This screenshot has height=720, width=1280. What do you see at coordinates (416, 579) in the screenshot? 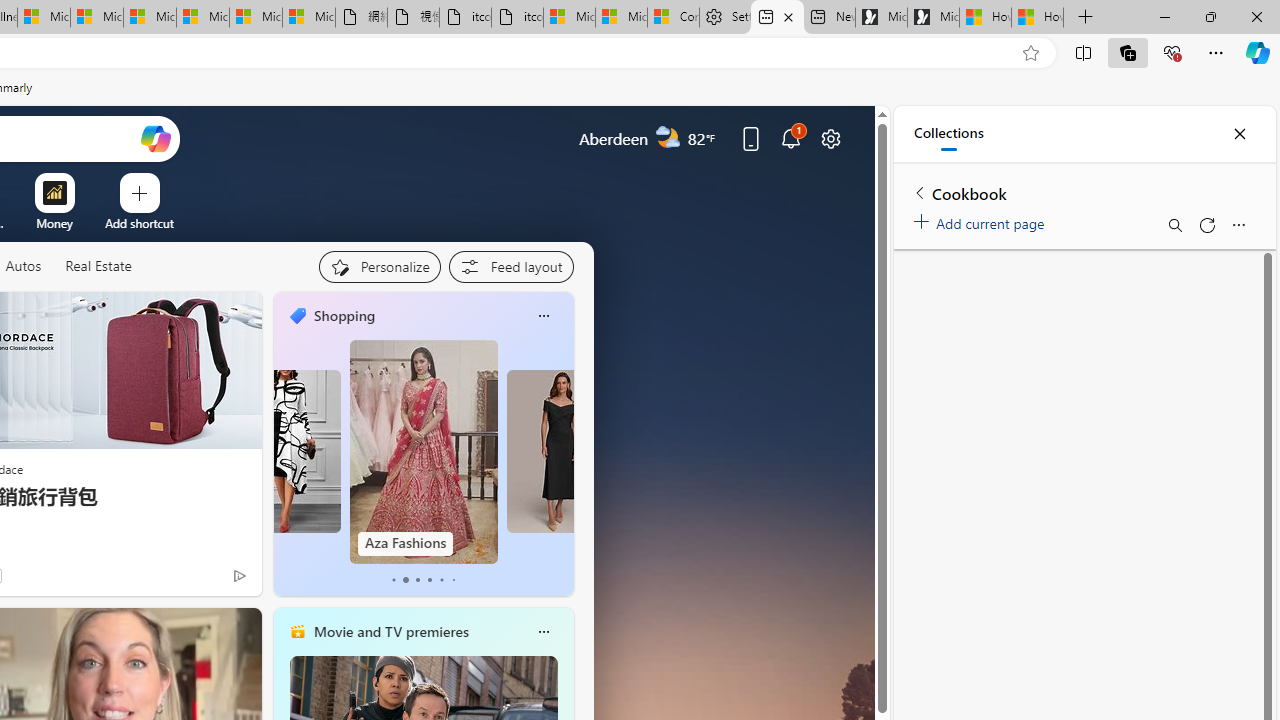
I see `'tab-2'` at bounding box center [416, 579].